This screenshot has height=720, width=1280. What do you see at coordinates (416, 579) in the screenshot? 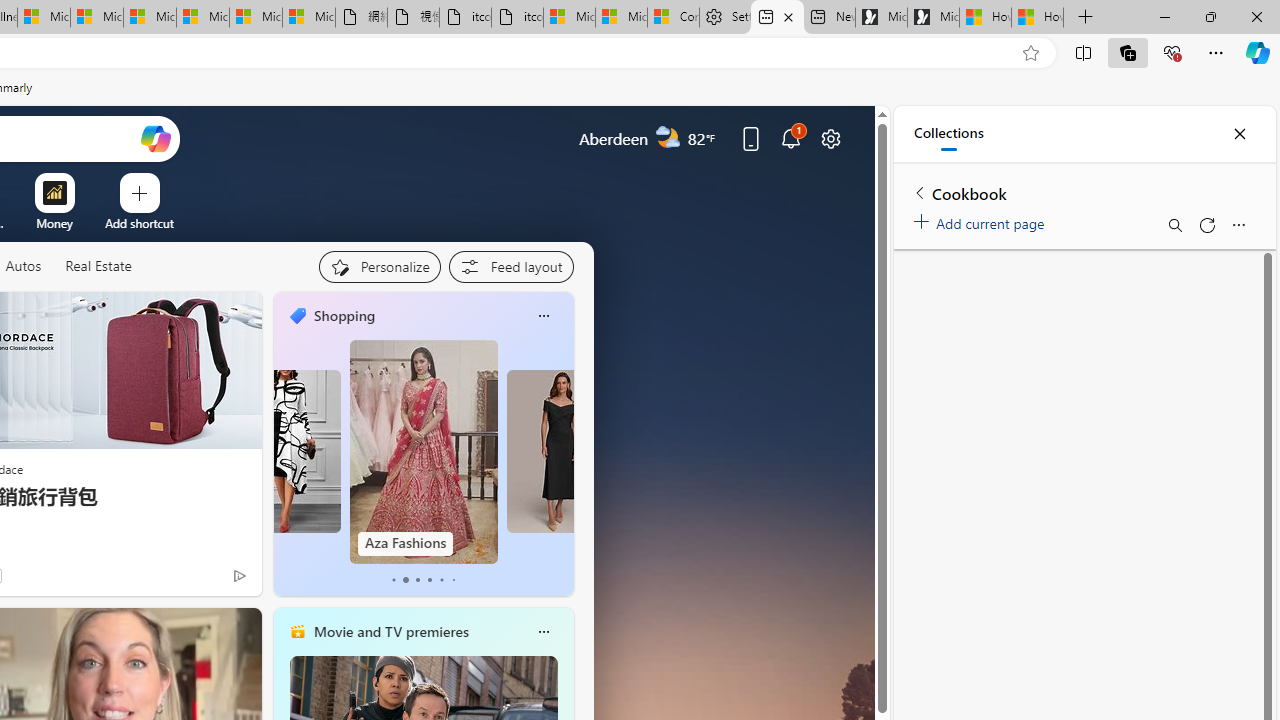
I see `'tab-2'` at bounding box center [416, 579].